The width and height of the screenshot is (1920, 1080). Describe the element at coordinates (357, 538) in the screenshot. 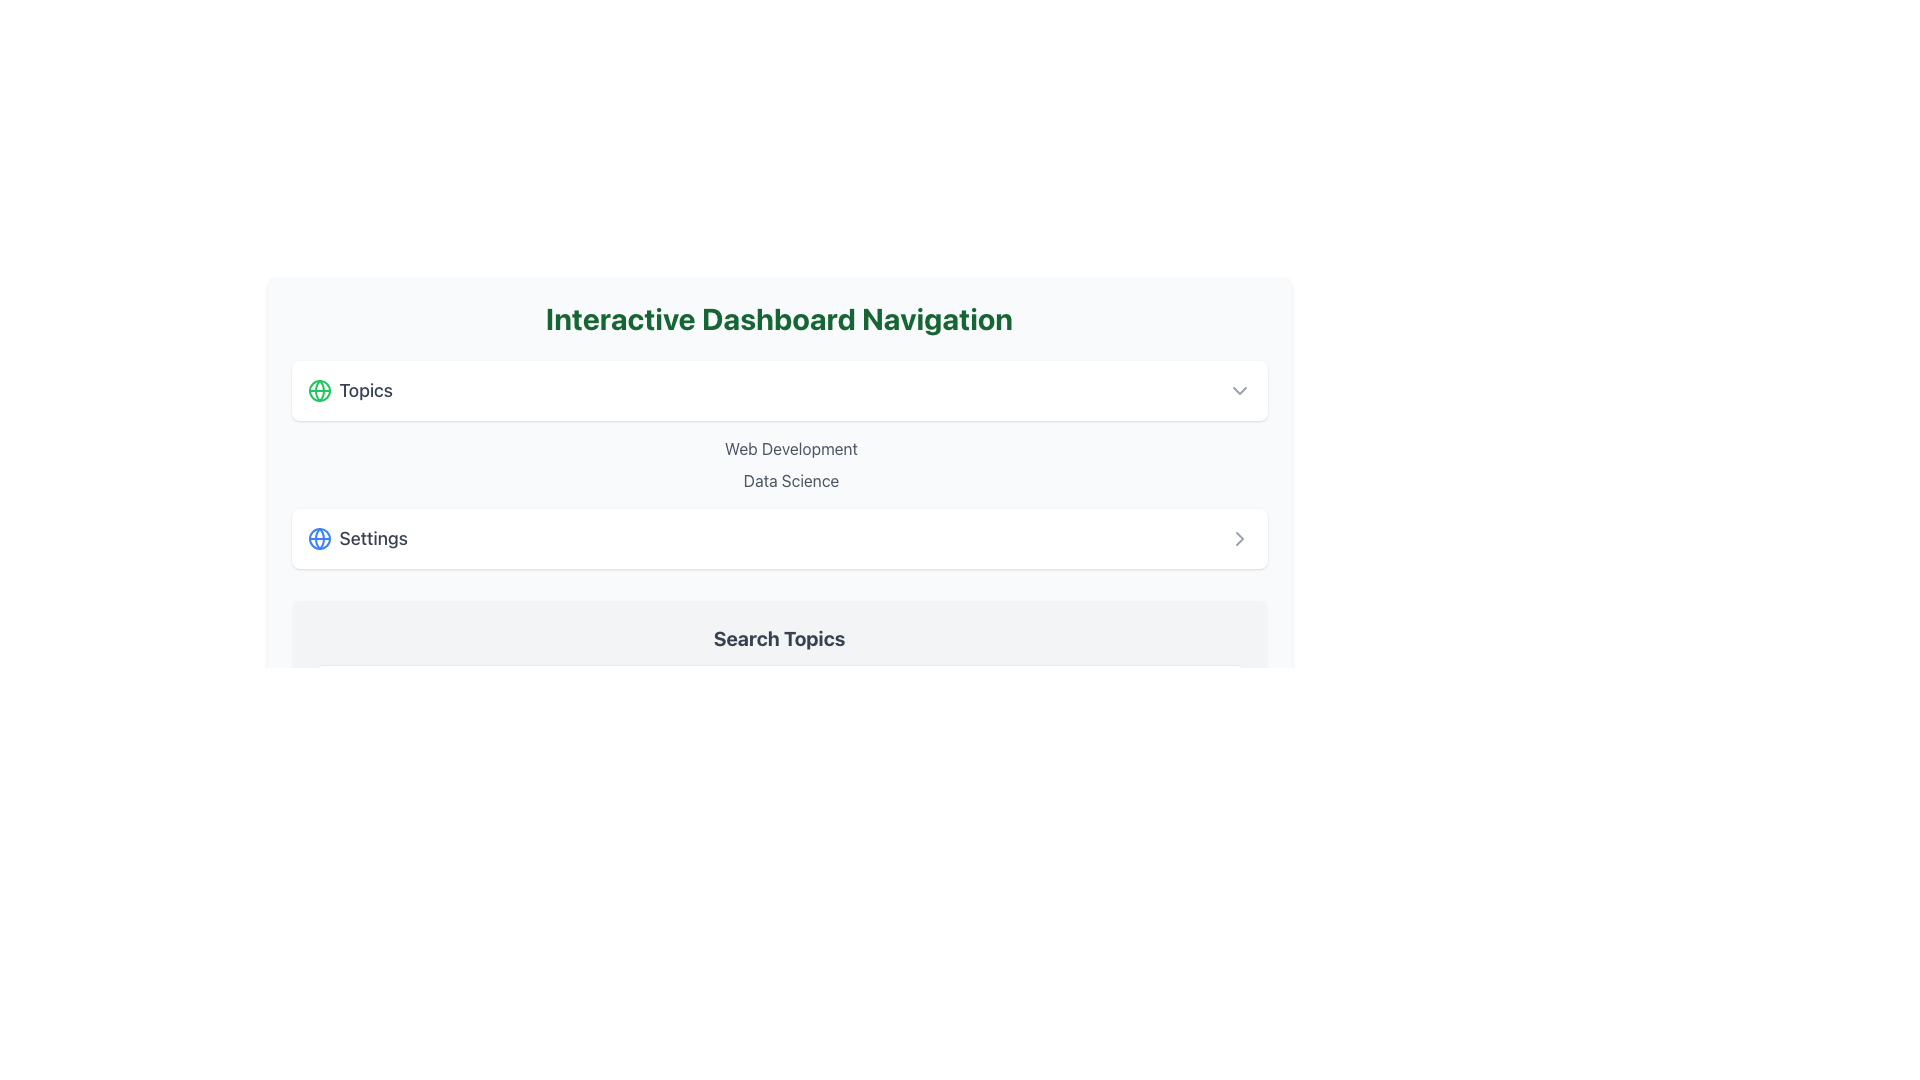

I see `the 'Settings' text label, which is styled in medium gray and positioned to the right of a blue globe icon` at that location.